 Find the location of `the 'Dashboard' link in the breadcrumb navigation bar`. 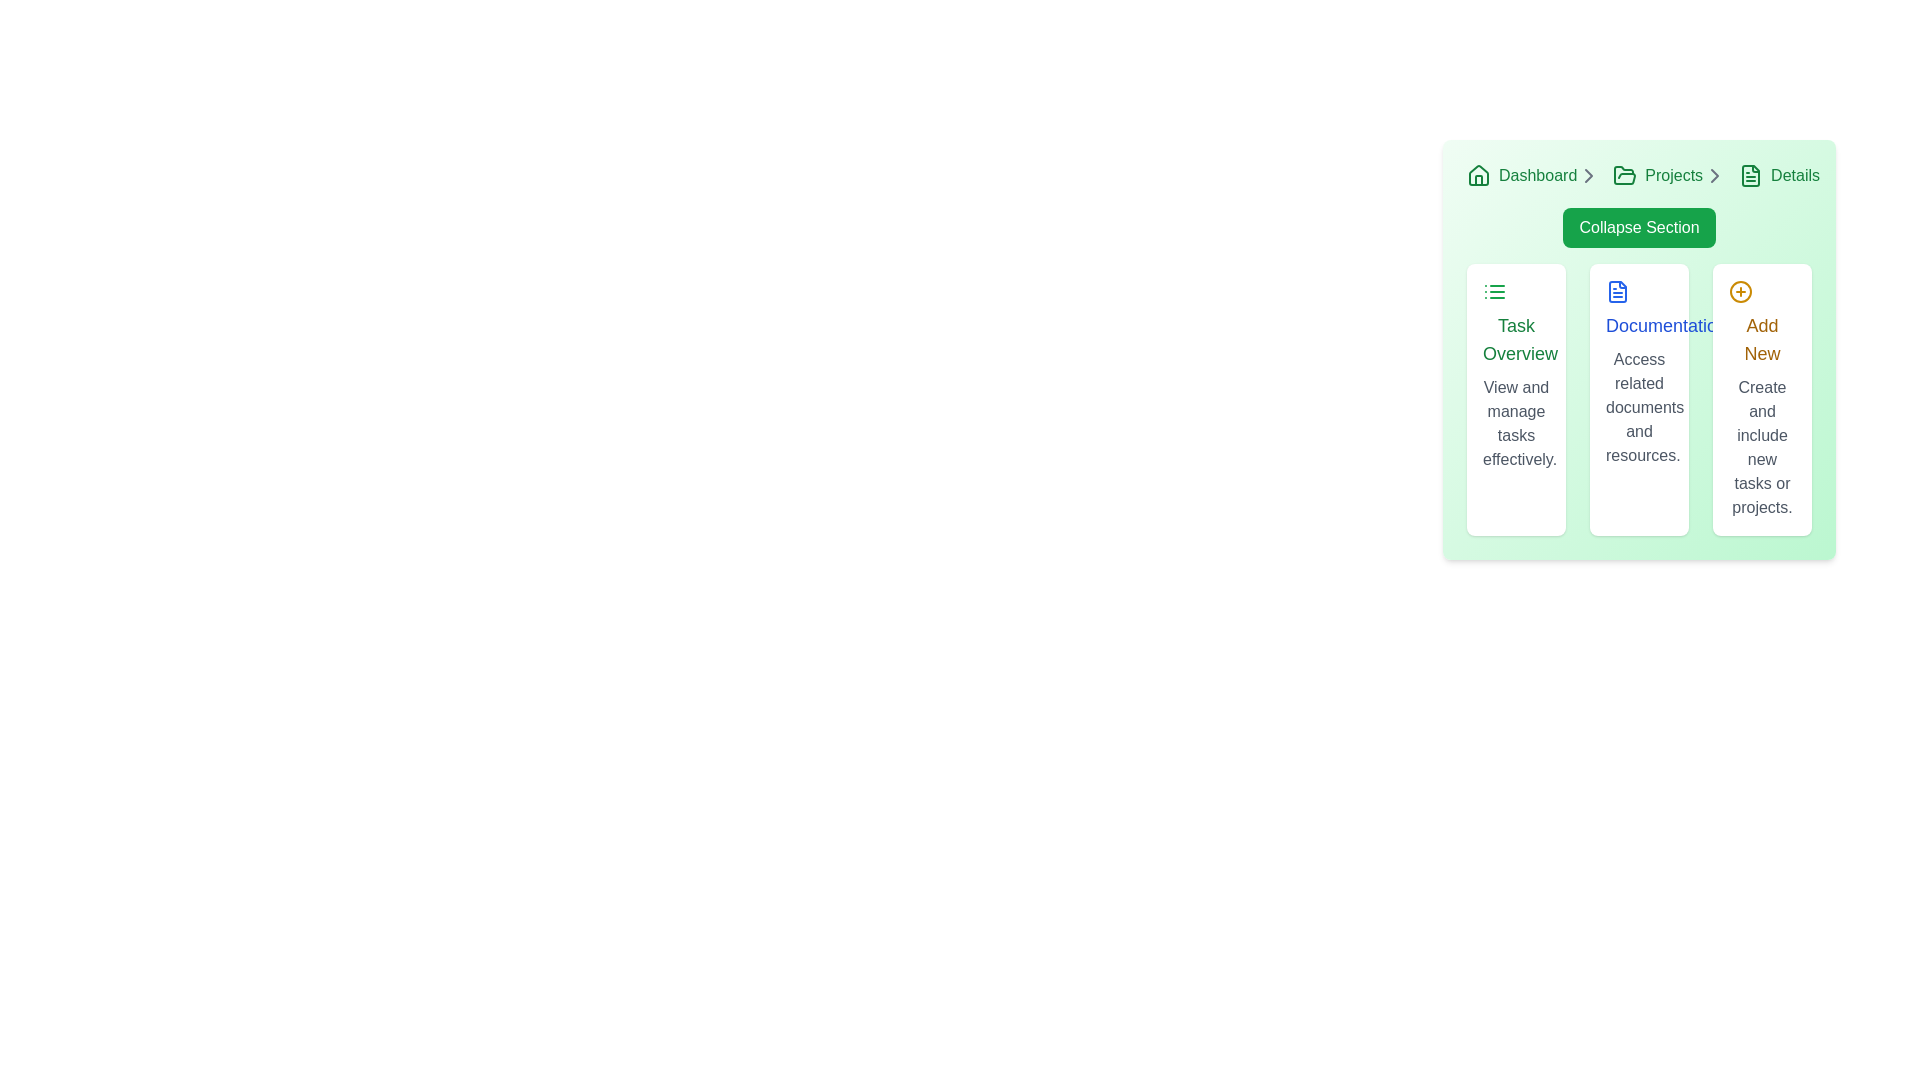

the 'Dashboard' link in the breadcrumb navigation bar is located at coordinates (1533, 175).